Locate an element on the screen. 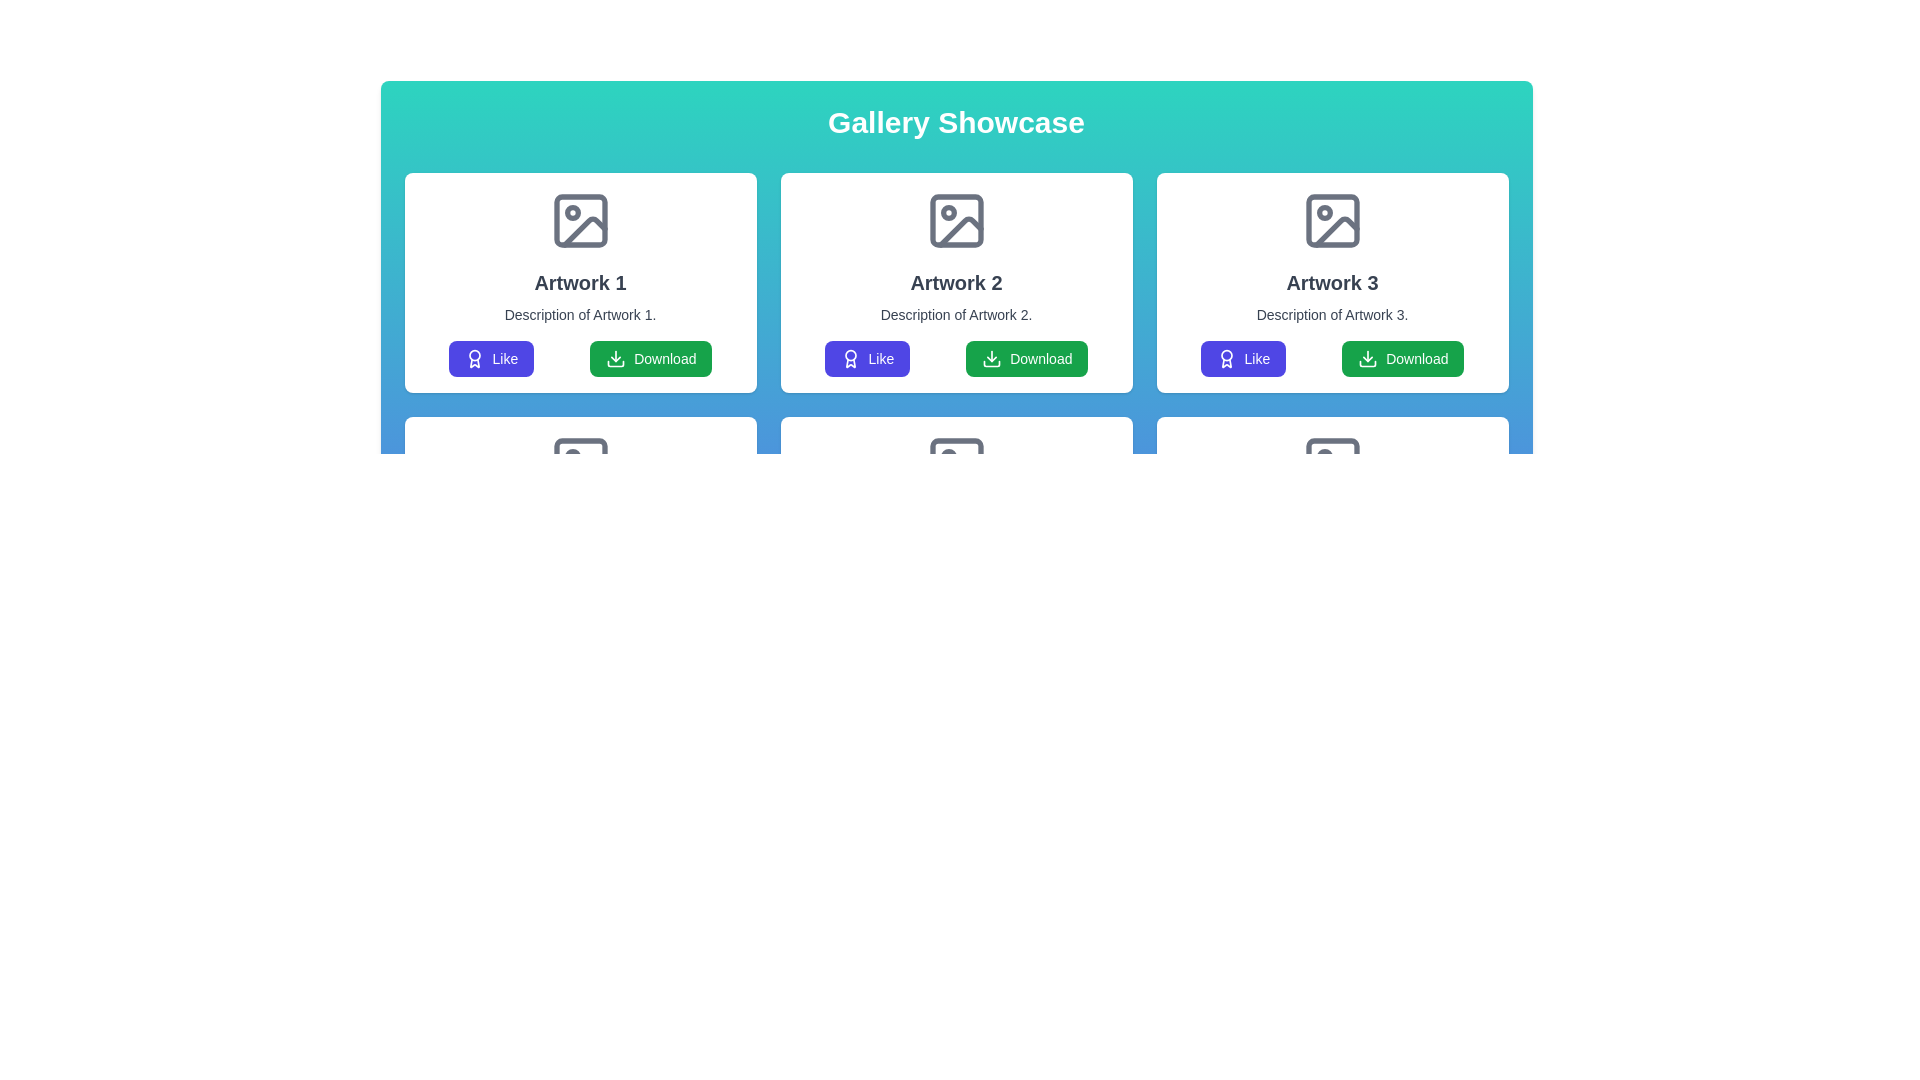 Image resolution: width=1920 pixels, height=1080 pixels. the Image icon situated in the second card of the gallery, located centrally above the title 'Artwork 2' is located at coordinates (955, 220).